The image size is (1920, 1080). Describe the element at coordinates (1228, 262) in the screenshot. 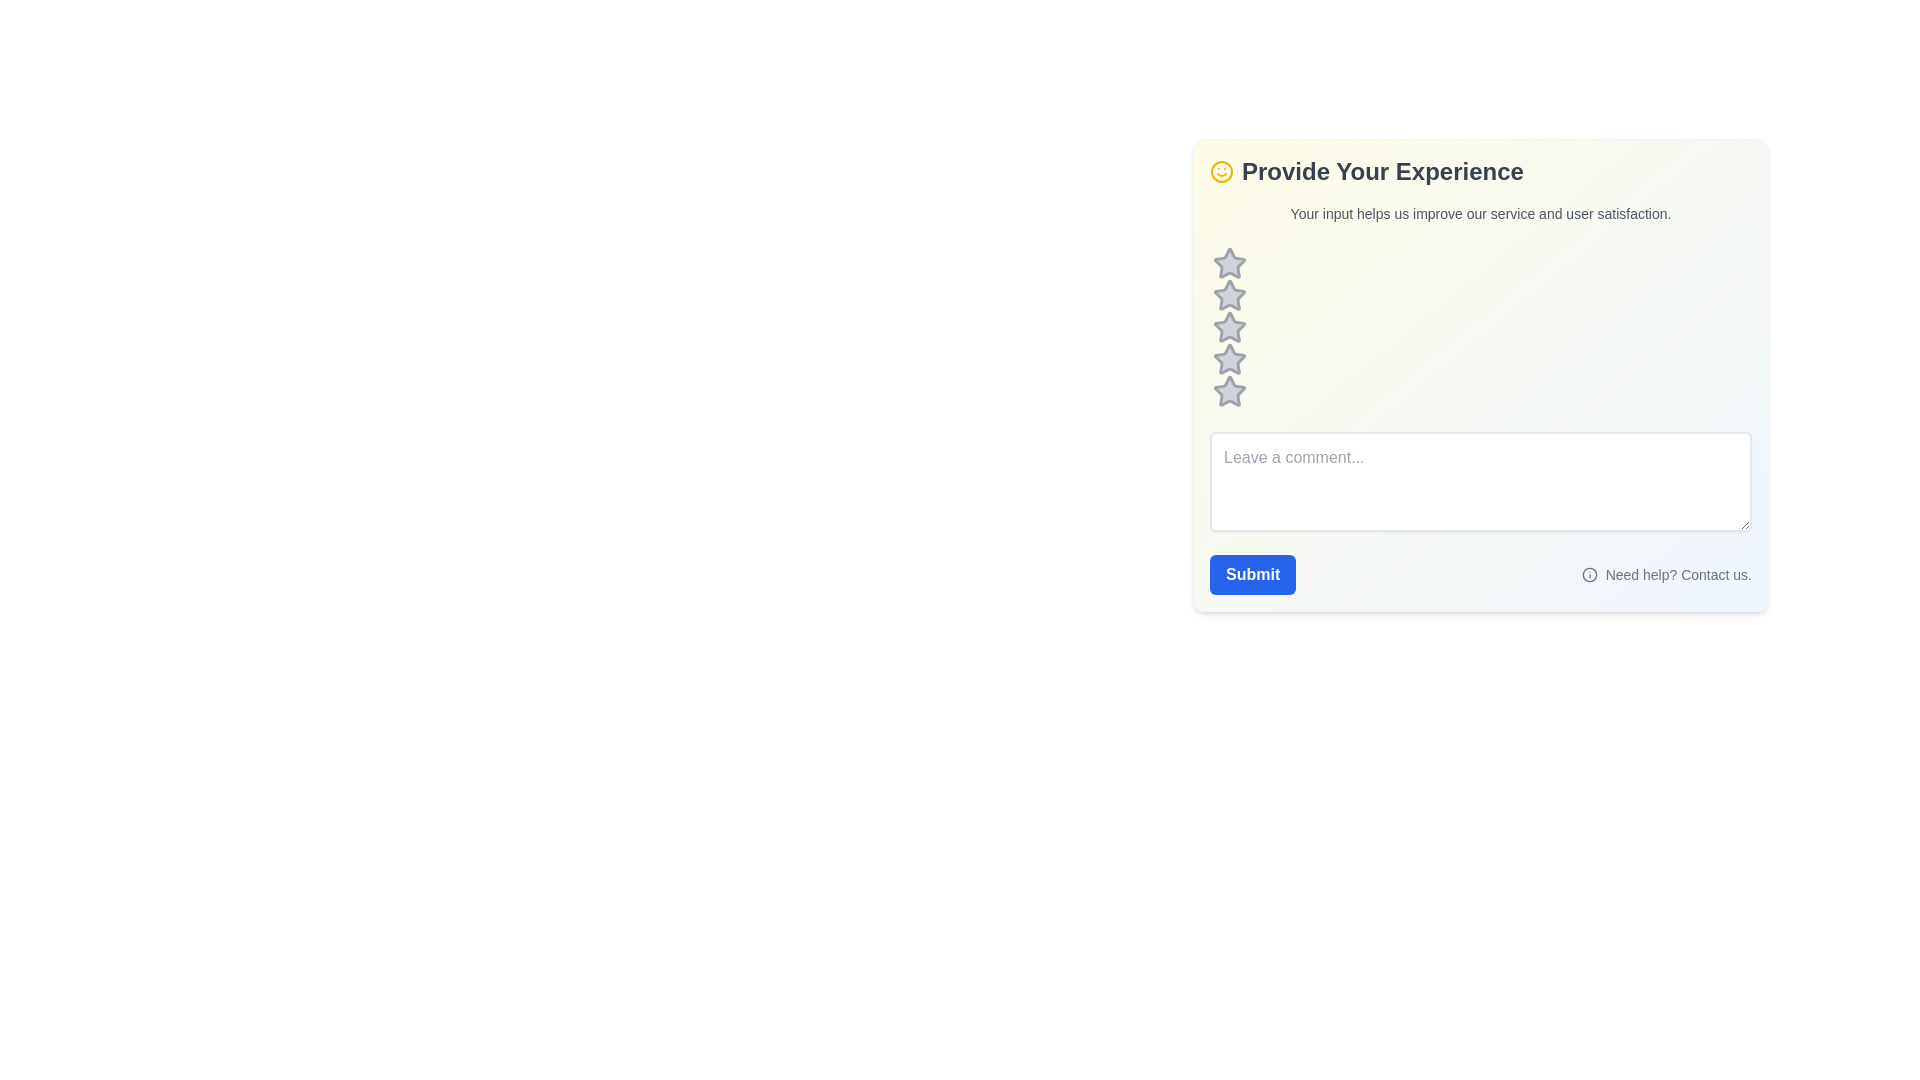

I see `the first star-shaped rating icon, which has a gray fill and border` at that location.